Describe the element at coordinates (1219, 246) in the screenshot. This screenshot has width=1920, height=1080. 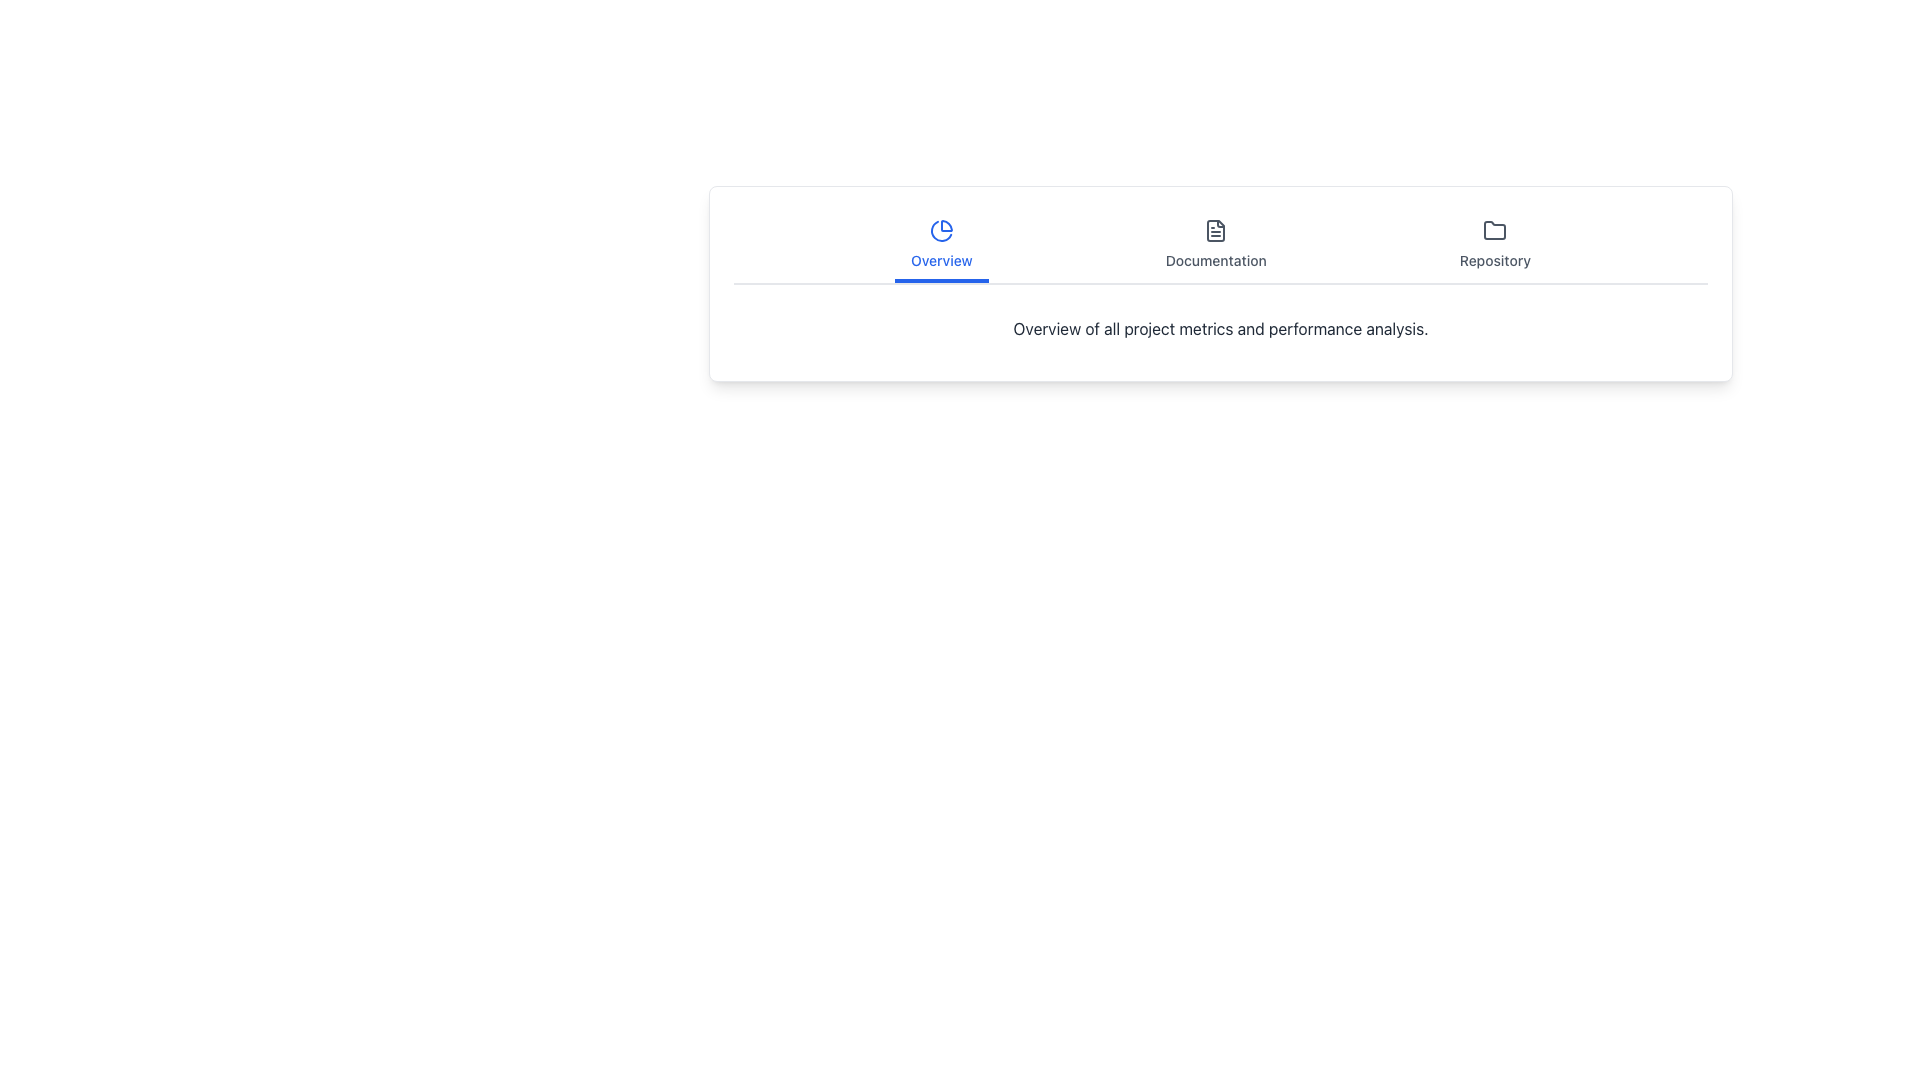
I see `the central 'Documentation' tab in the navigation bar` at that location.